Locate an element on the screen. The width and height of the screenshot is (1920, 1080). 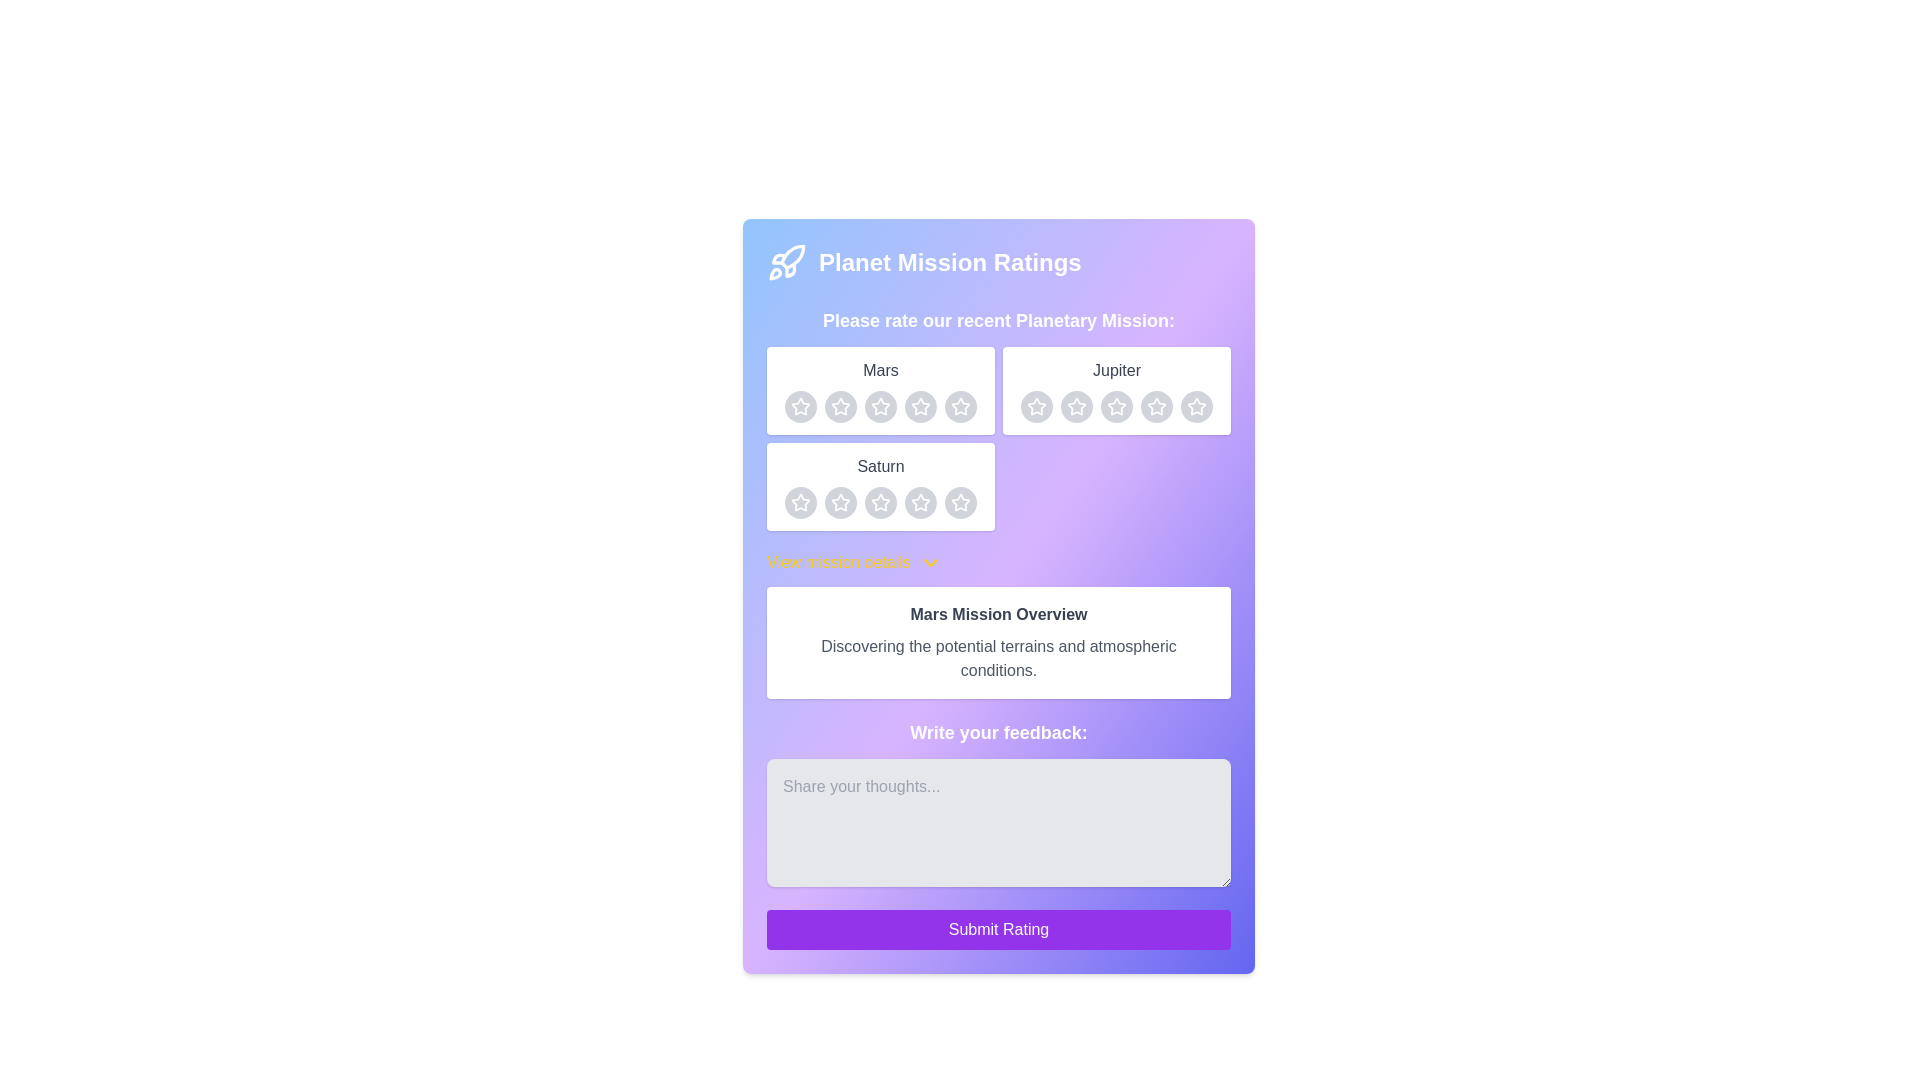
the static text label displaying 'Jupiter' in gray font, located in the top-right section of the interface above the star rating icons is located at coordinates (1116, 370).